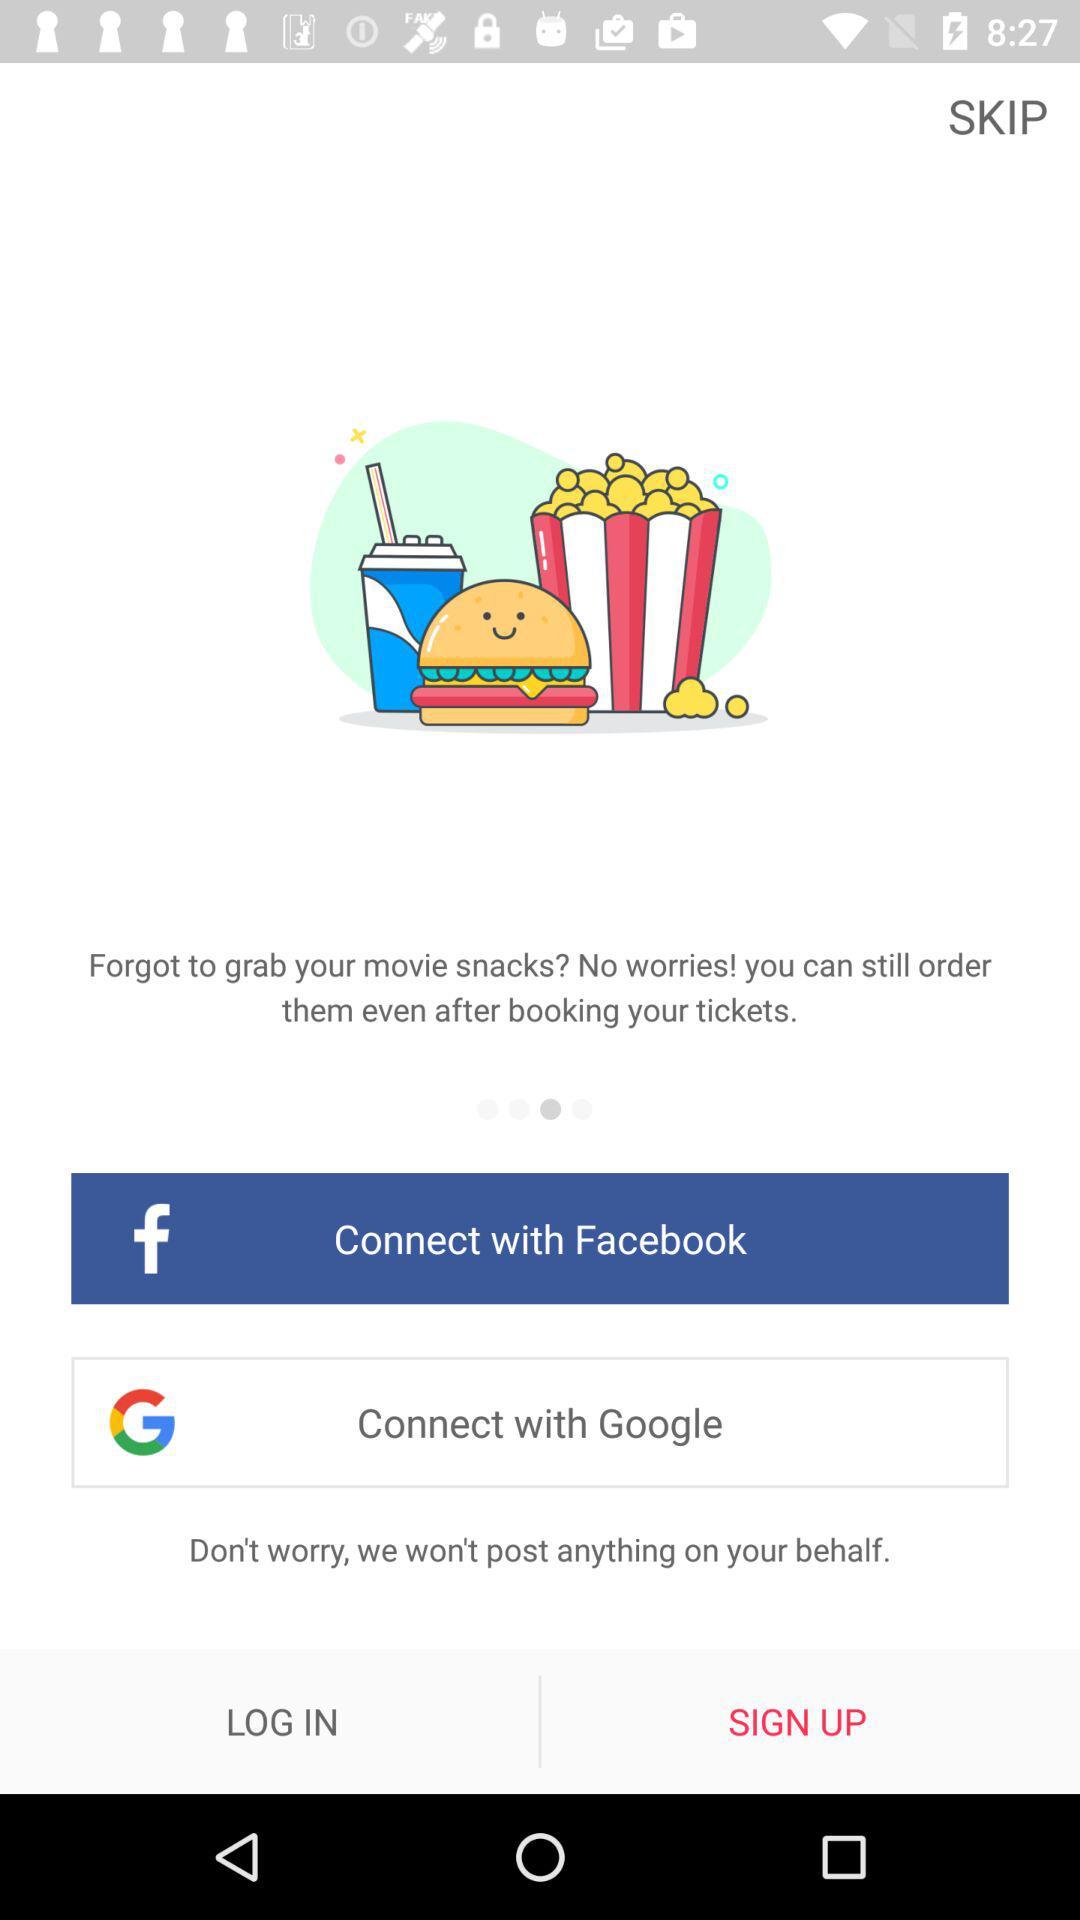 This screenshot has height=1920, width=1080. Describe the element at coordinates (1003, 114) in the screenshot. I see `skip` at that location.